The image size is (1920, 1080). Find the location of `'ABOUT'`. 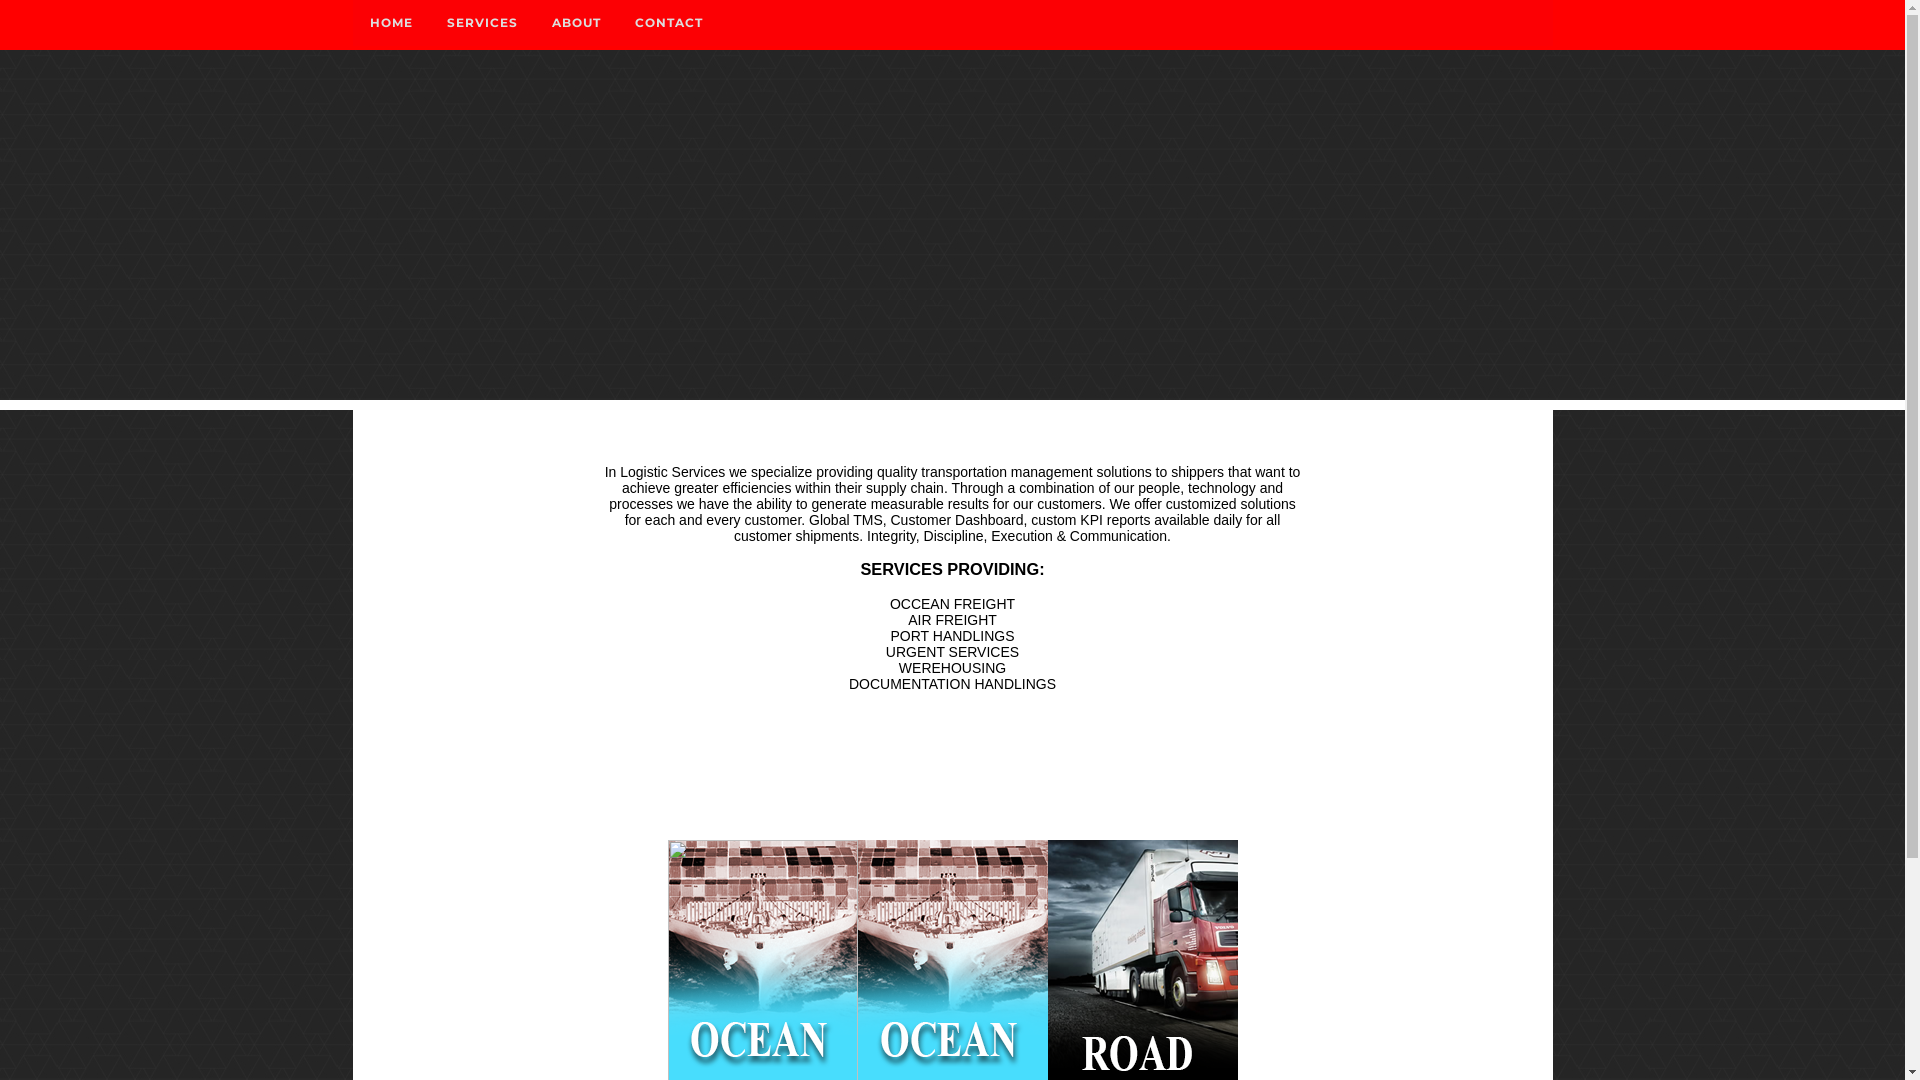

'ABOUT' is located at coordinates (574, 23).